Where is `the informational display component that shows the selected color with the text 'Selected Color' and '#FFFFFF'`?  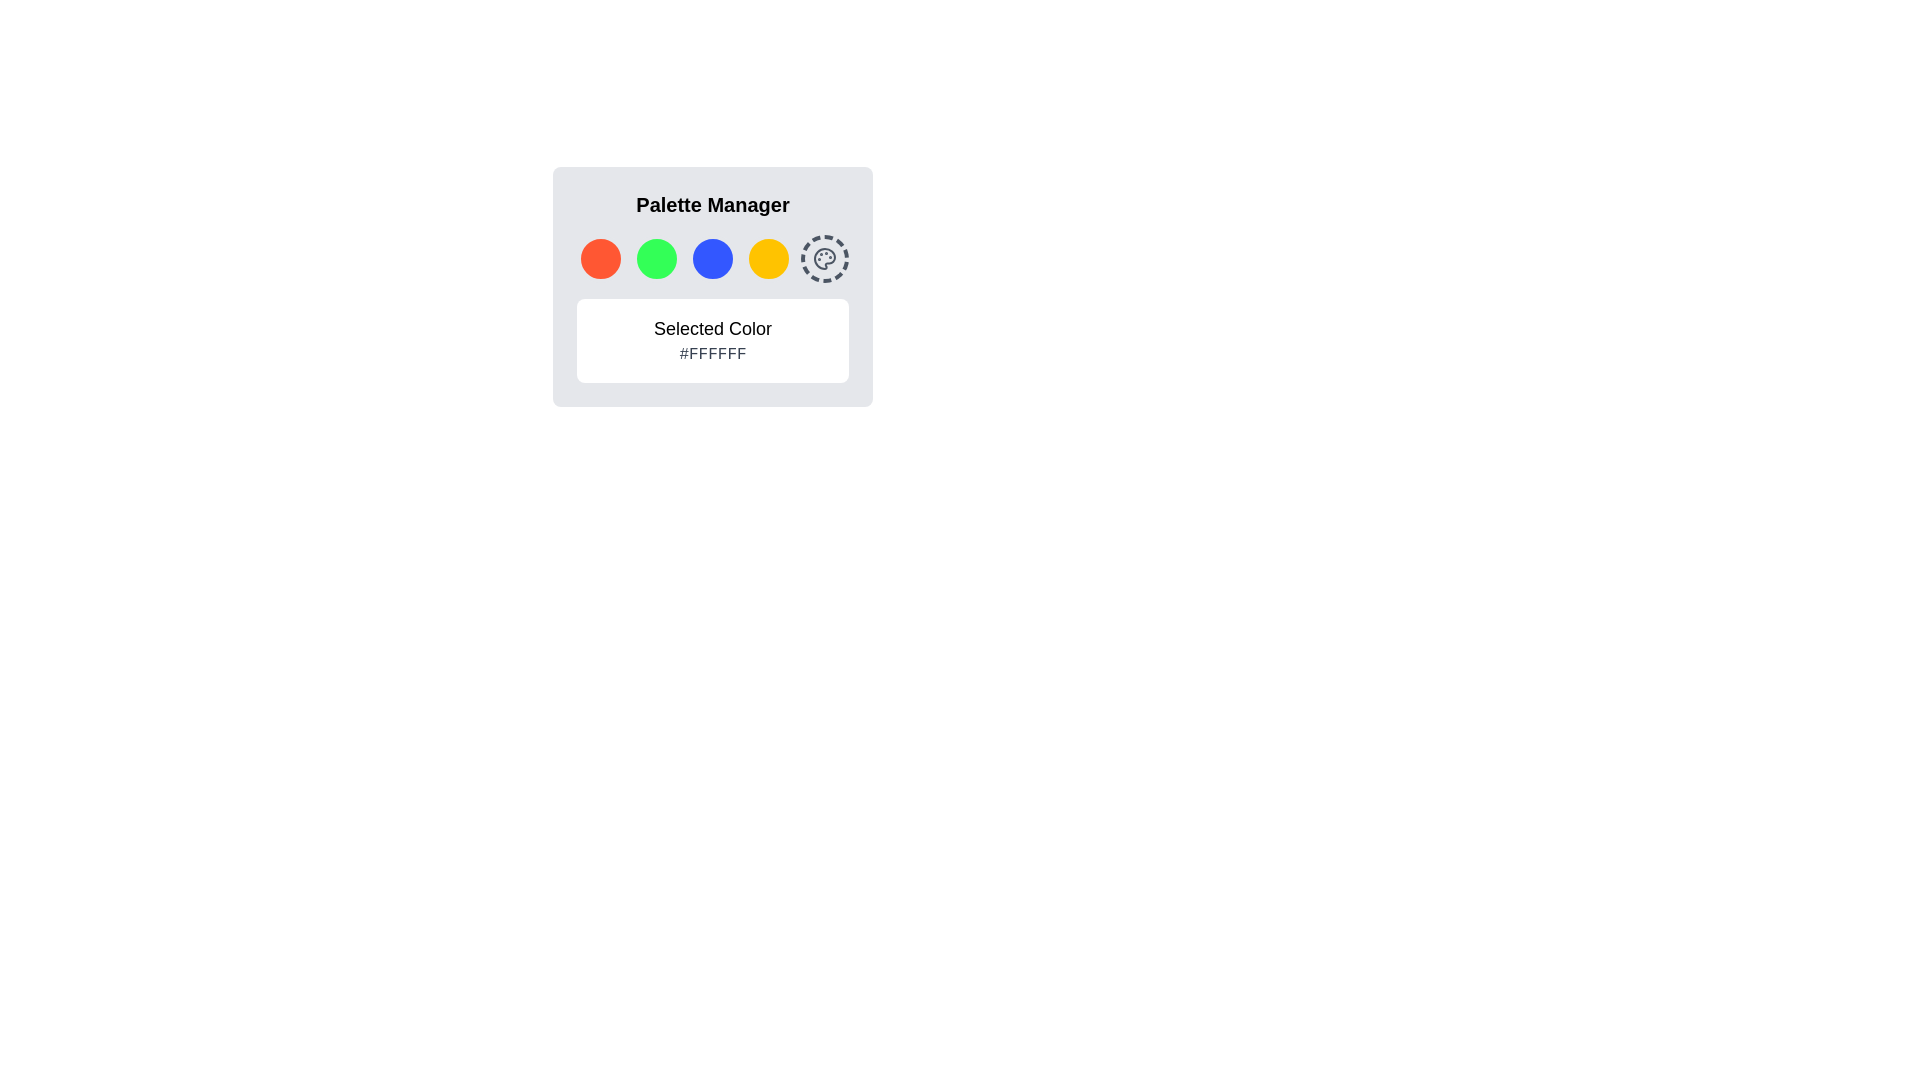
the informational display component that shows the selected color with the text 'Selected Color' and '#FFFFFF' is located at coordinates (713, 339).